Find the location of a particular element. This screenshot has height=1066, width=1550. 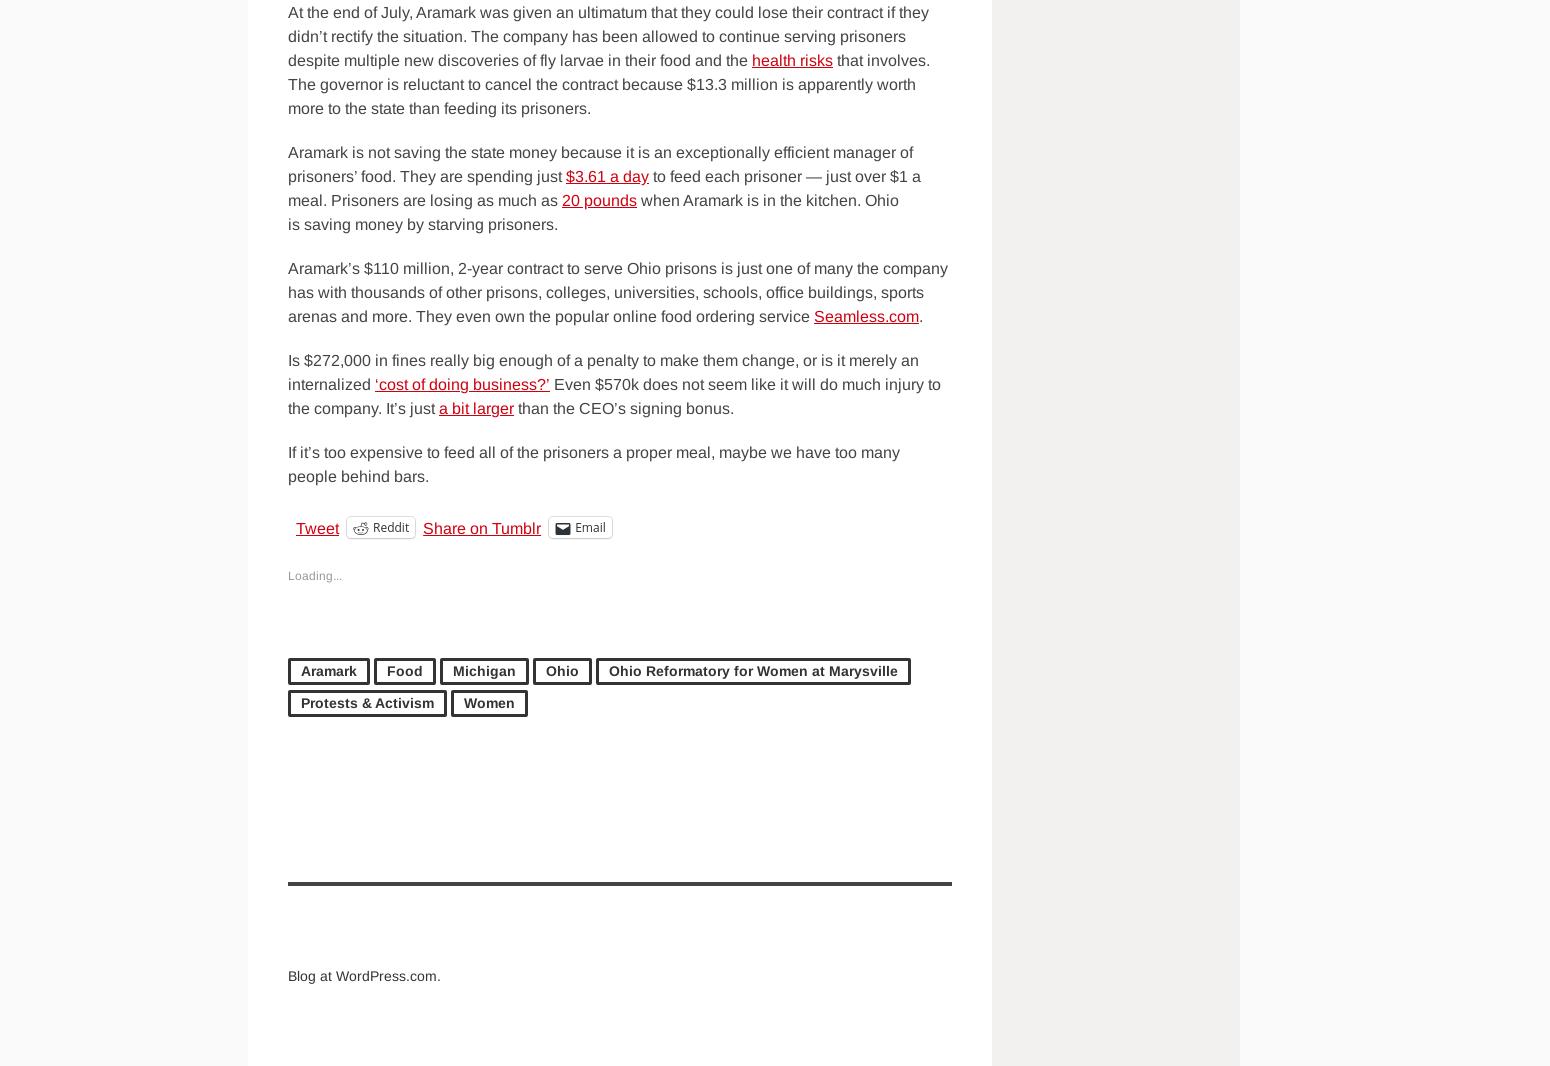

'Ohio Reformatory for Women at Marysville' is located at coordinates (753, 670).